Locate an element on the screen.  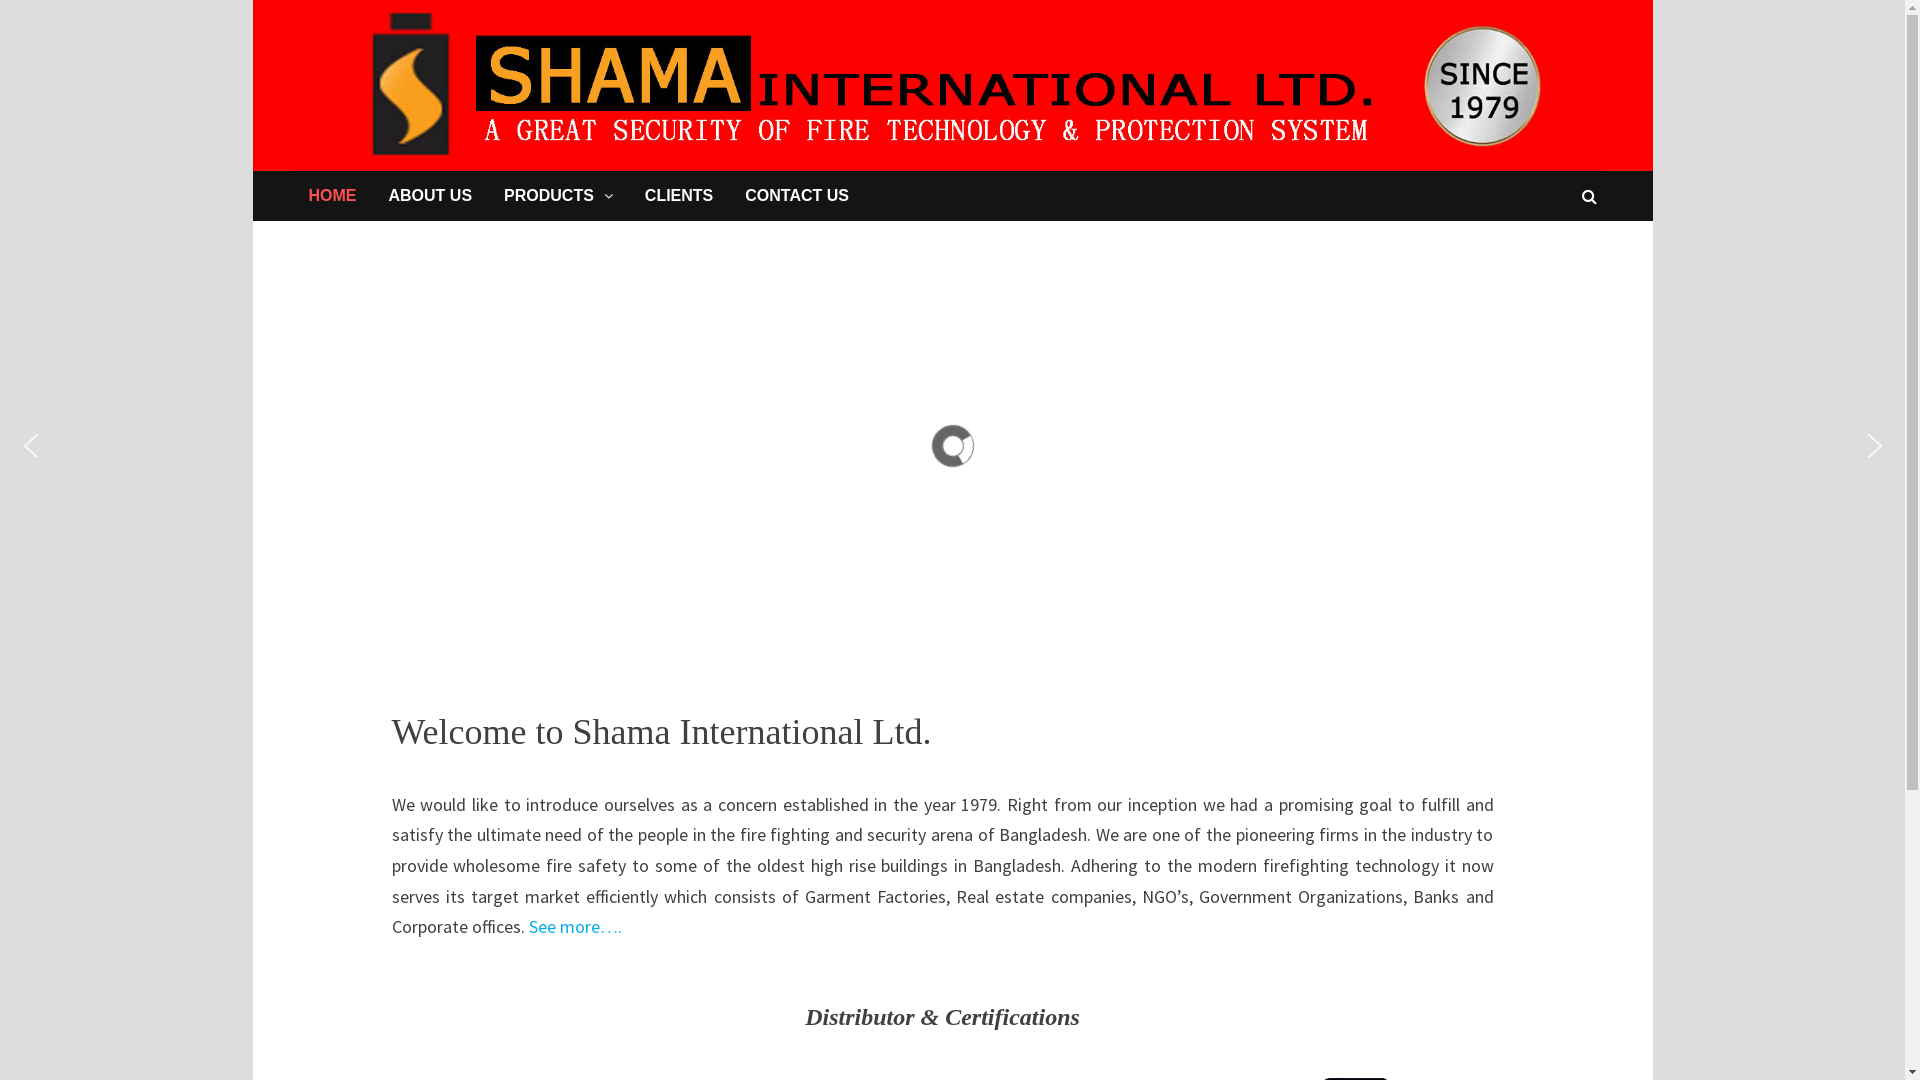
'CONTACT US' is located at coordinates (795, 196).